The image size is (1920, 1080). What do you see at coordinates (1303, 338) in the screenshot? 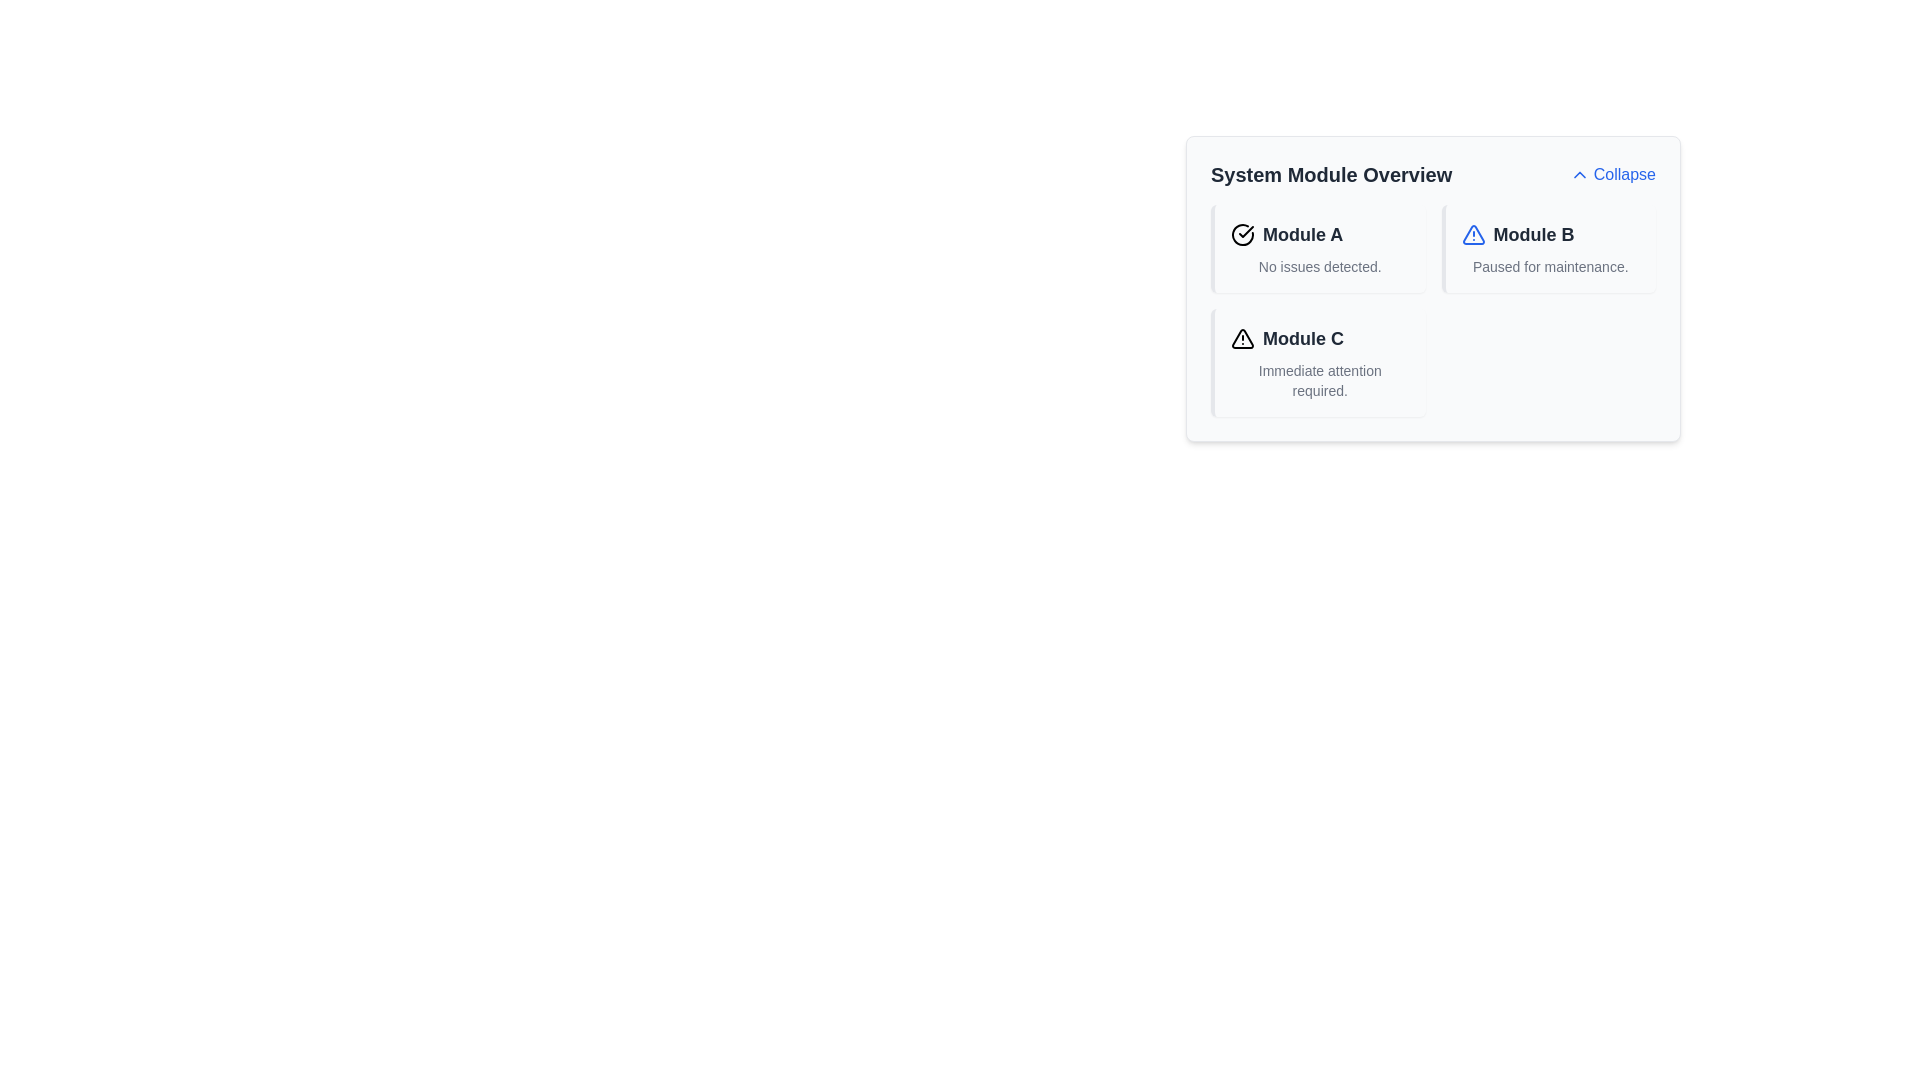
I see `the 'Module C' textual label, which is styled with a larger bold font in dark gray` at bounding box center [1303, 338].